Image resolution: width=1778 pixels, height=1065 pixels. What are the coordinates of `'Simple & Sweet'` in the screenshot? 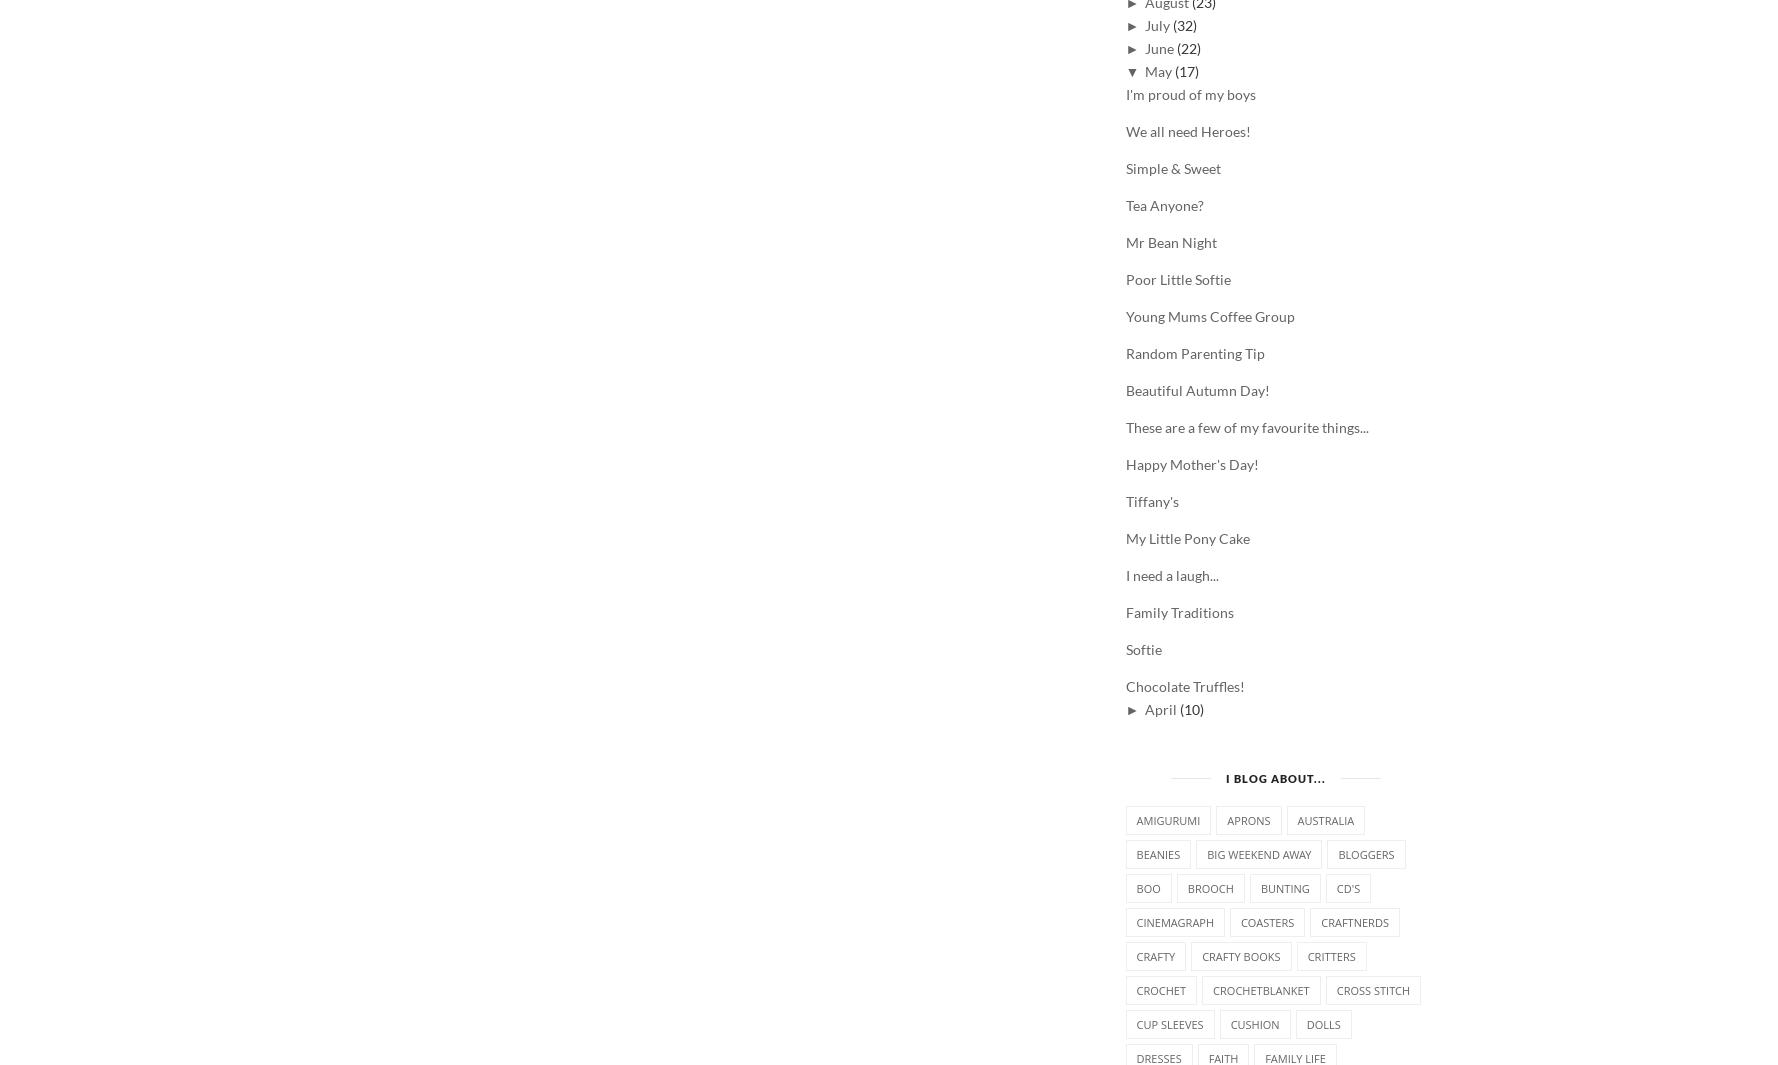 It's located at (1172, 166).